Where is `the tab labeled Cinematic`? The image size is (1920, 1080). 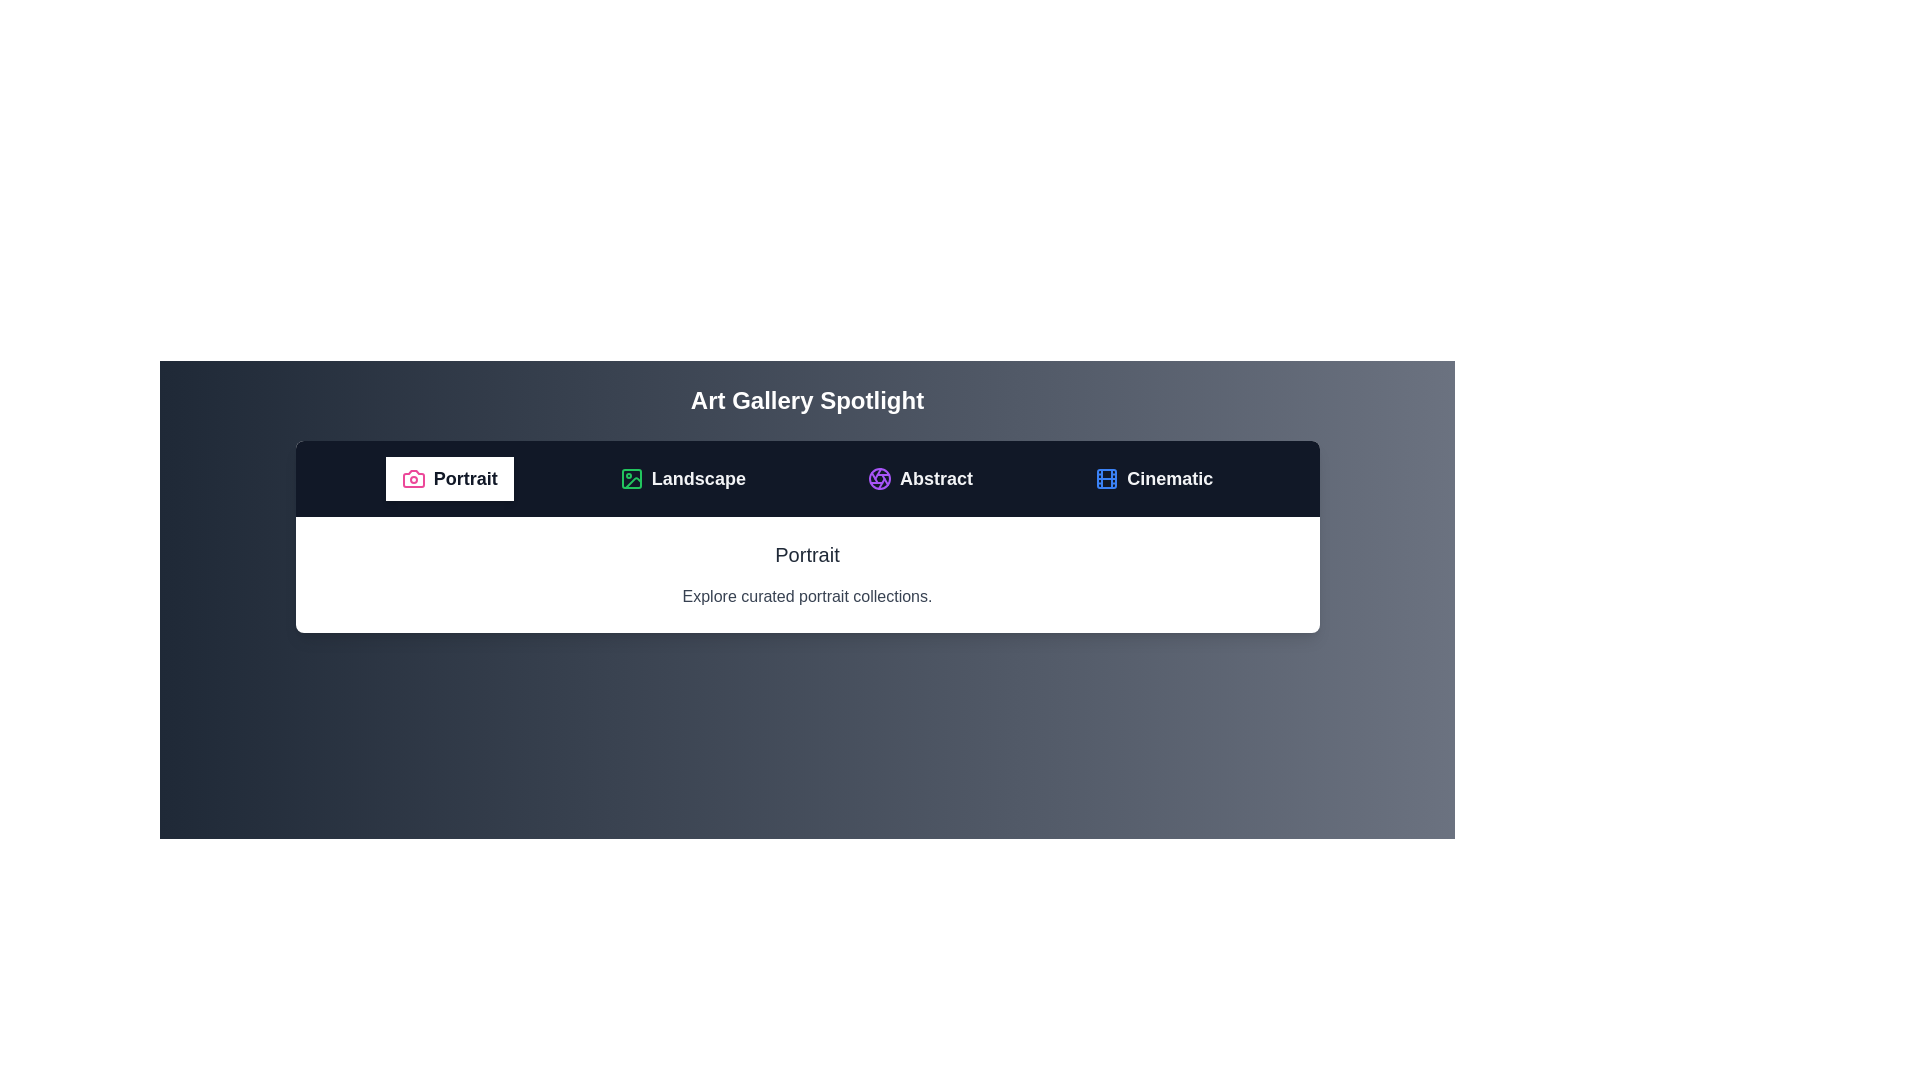
the tab labeled Cinematic is located at coordinates (1154, 478).